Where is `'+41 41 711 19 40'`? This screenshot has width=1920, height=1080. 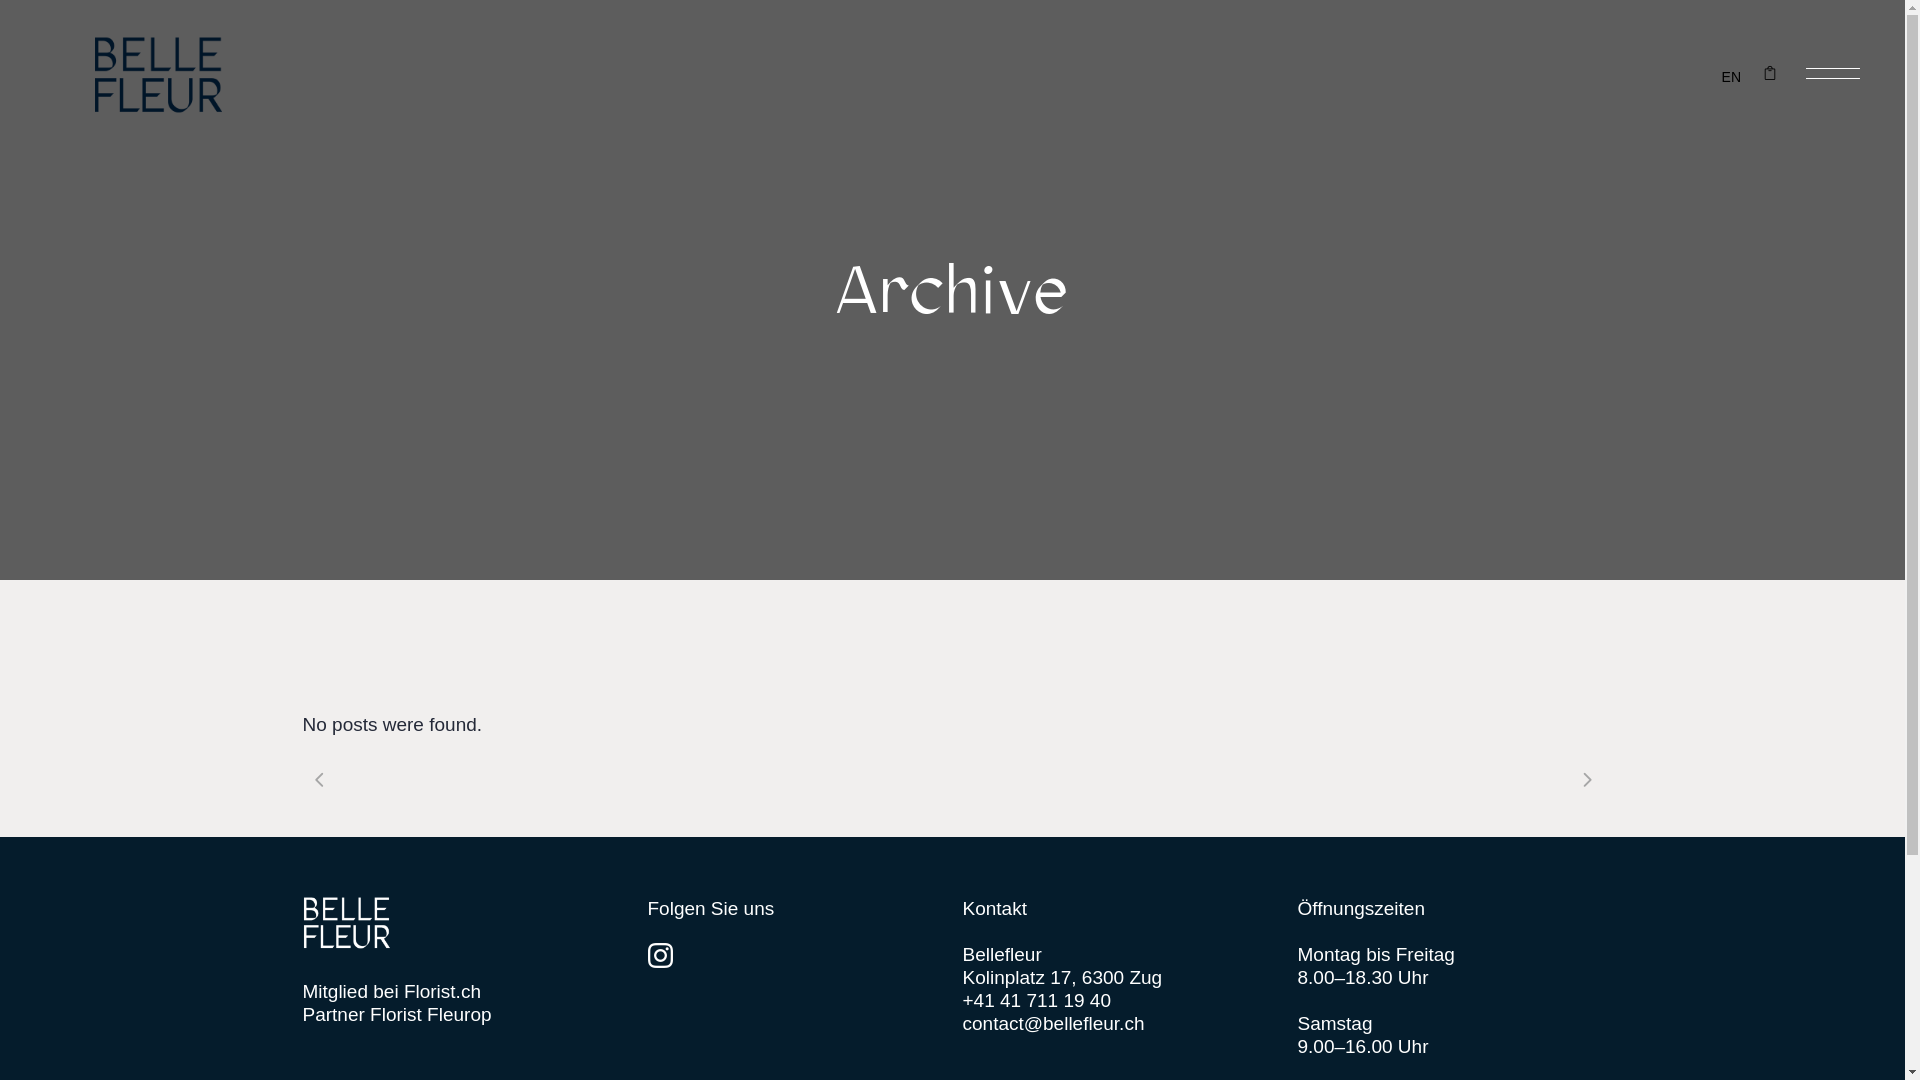
'+41 41 711 19 40' is located at coordinates (1036, 1000).